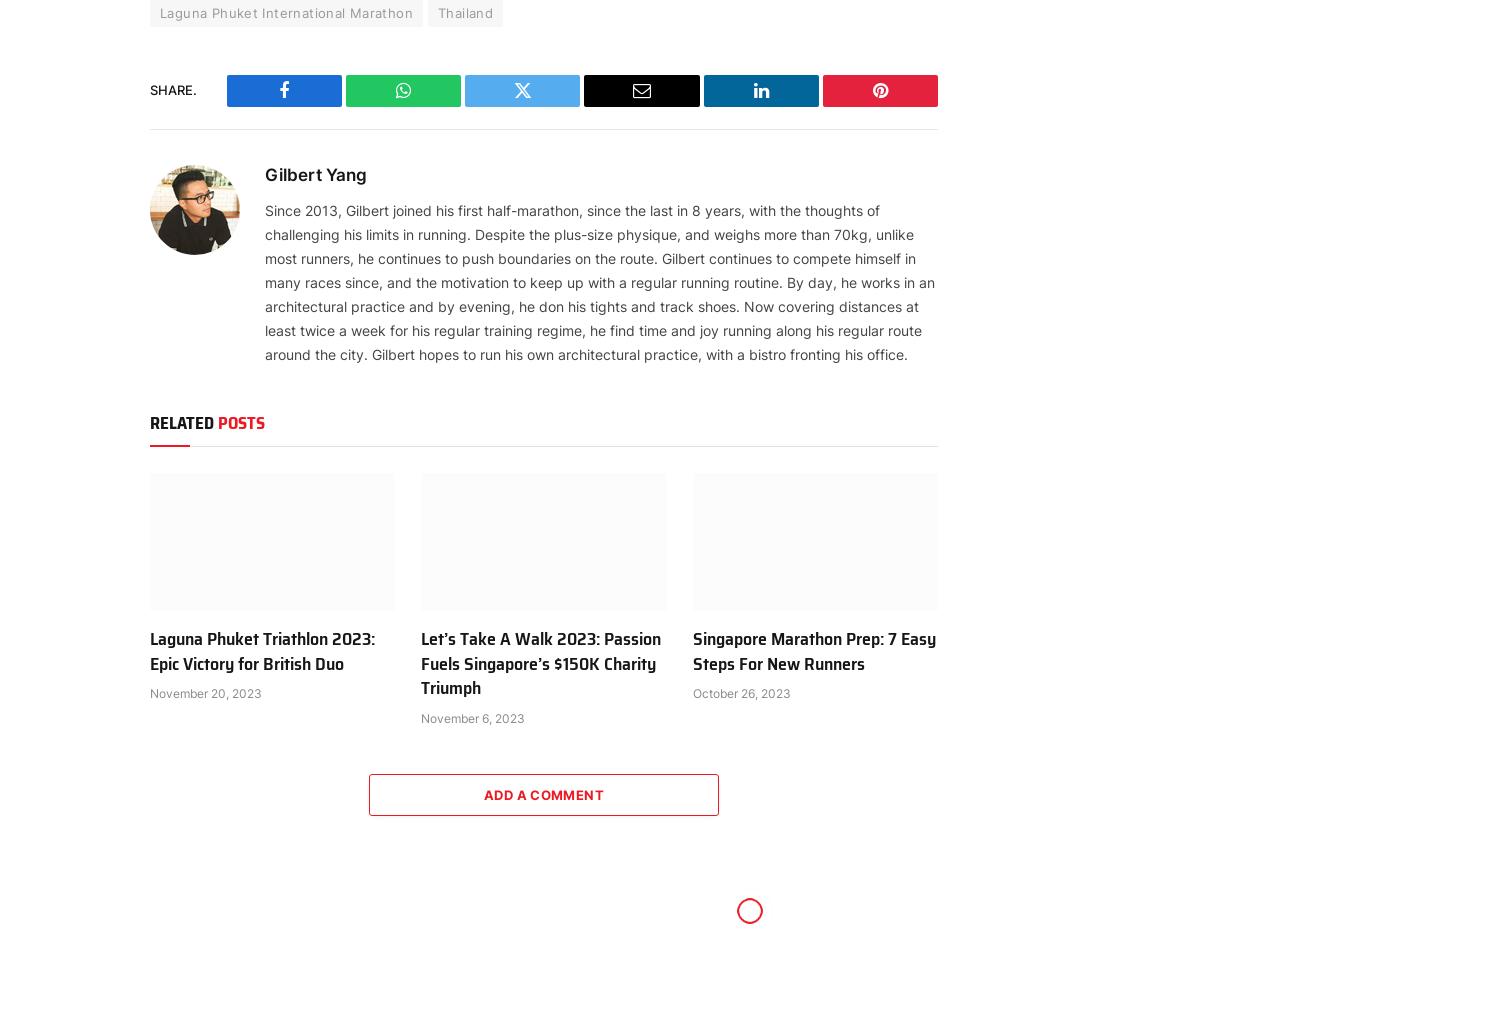  Describe the element at coordinates (812, 650) in the screenshot. I see `'Singapore Marathon Prep: 7 Easy Steps For New Runners'` at that location.